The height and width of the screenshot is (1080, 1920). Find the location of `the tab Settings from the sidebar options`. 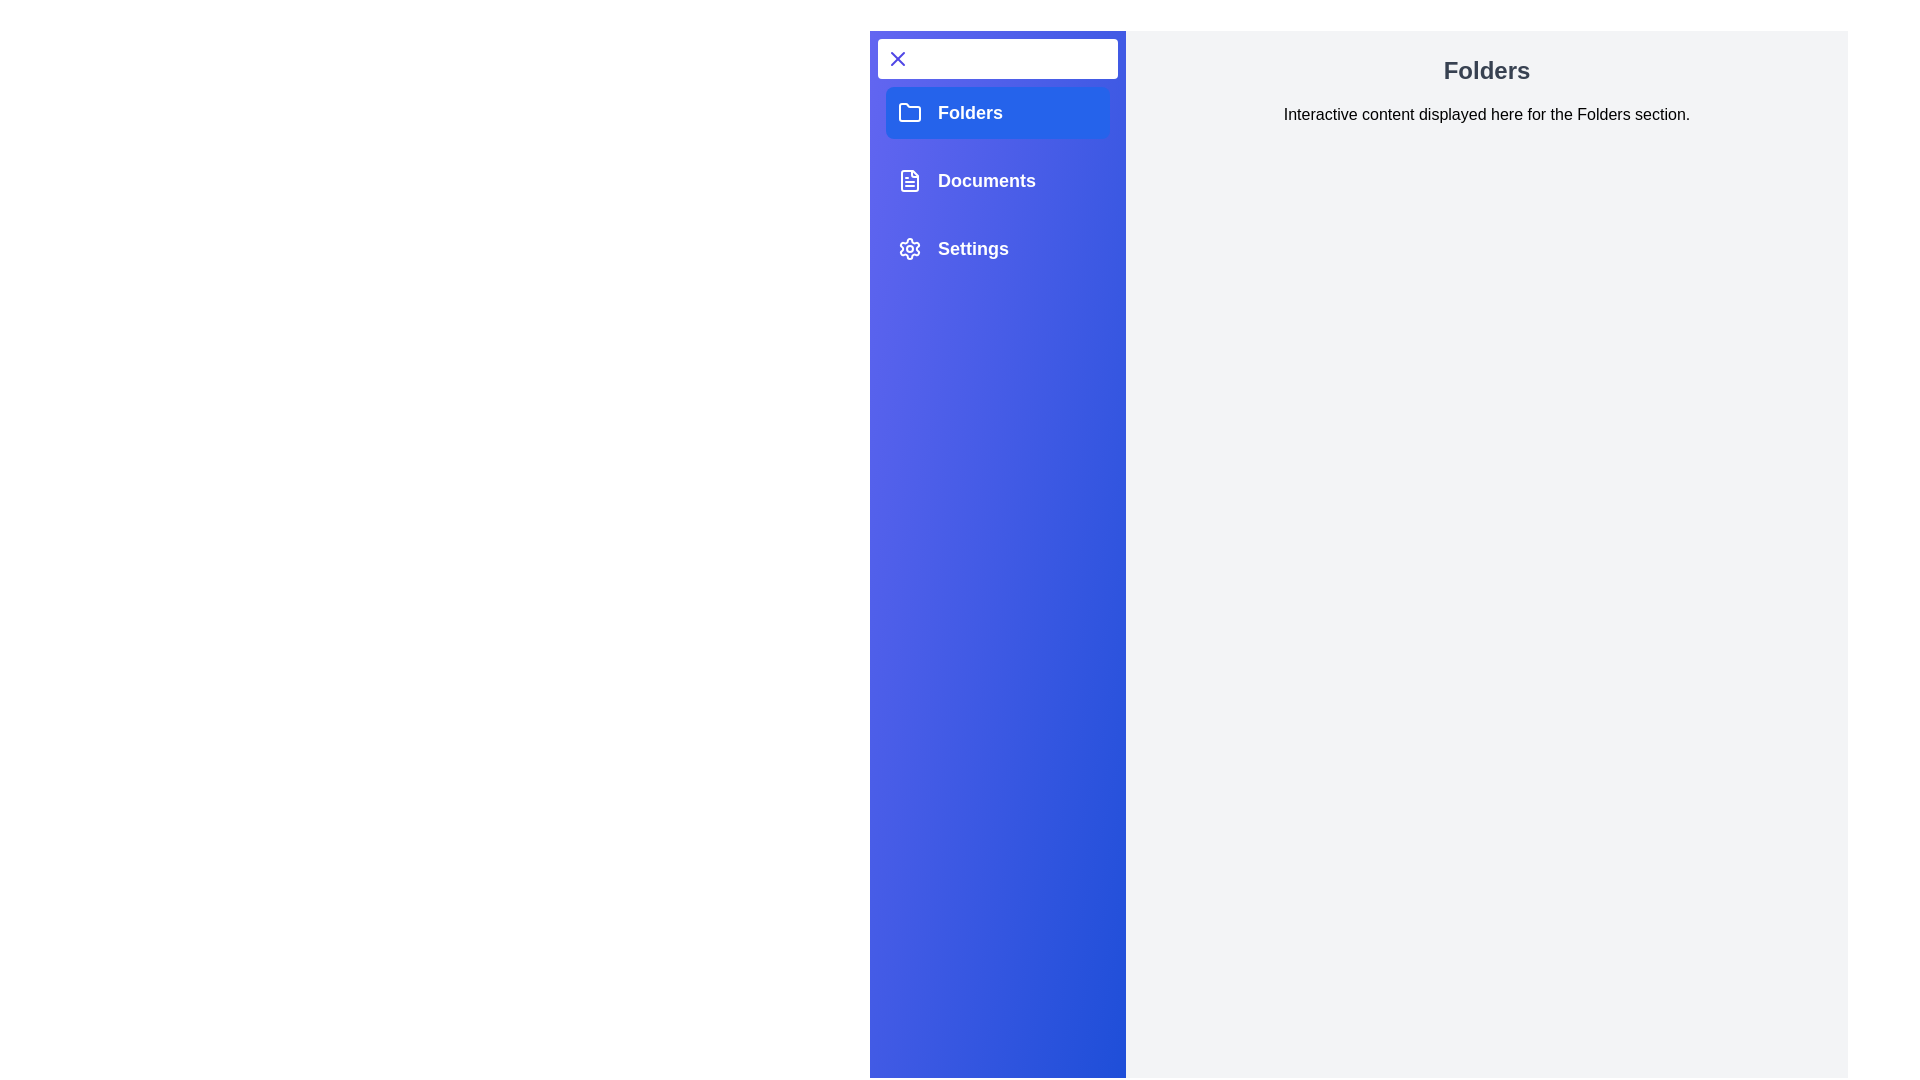

the tab Settings from the sidebar options is located at coordinates (998, 248).